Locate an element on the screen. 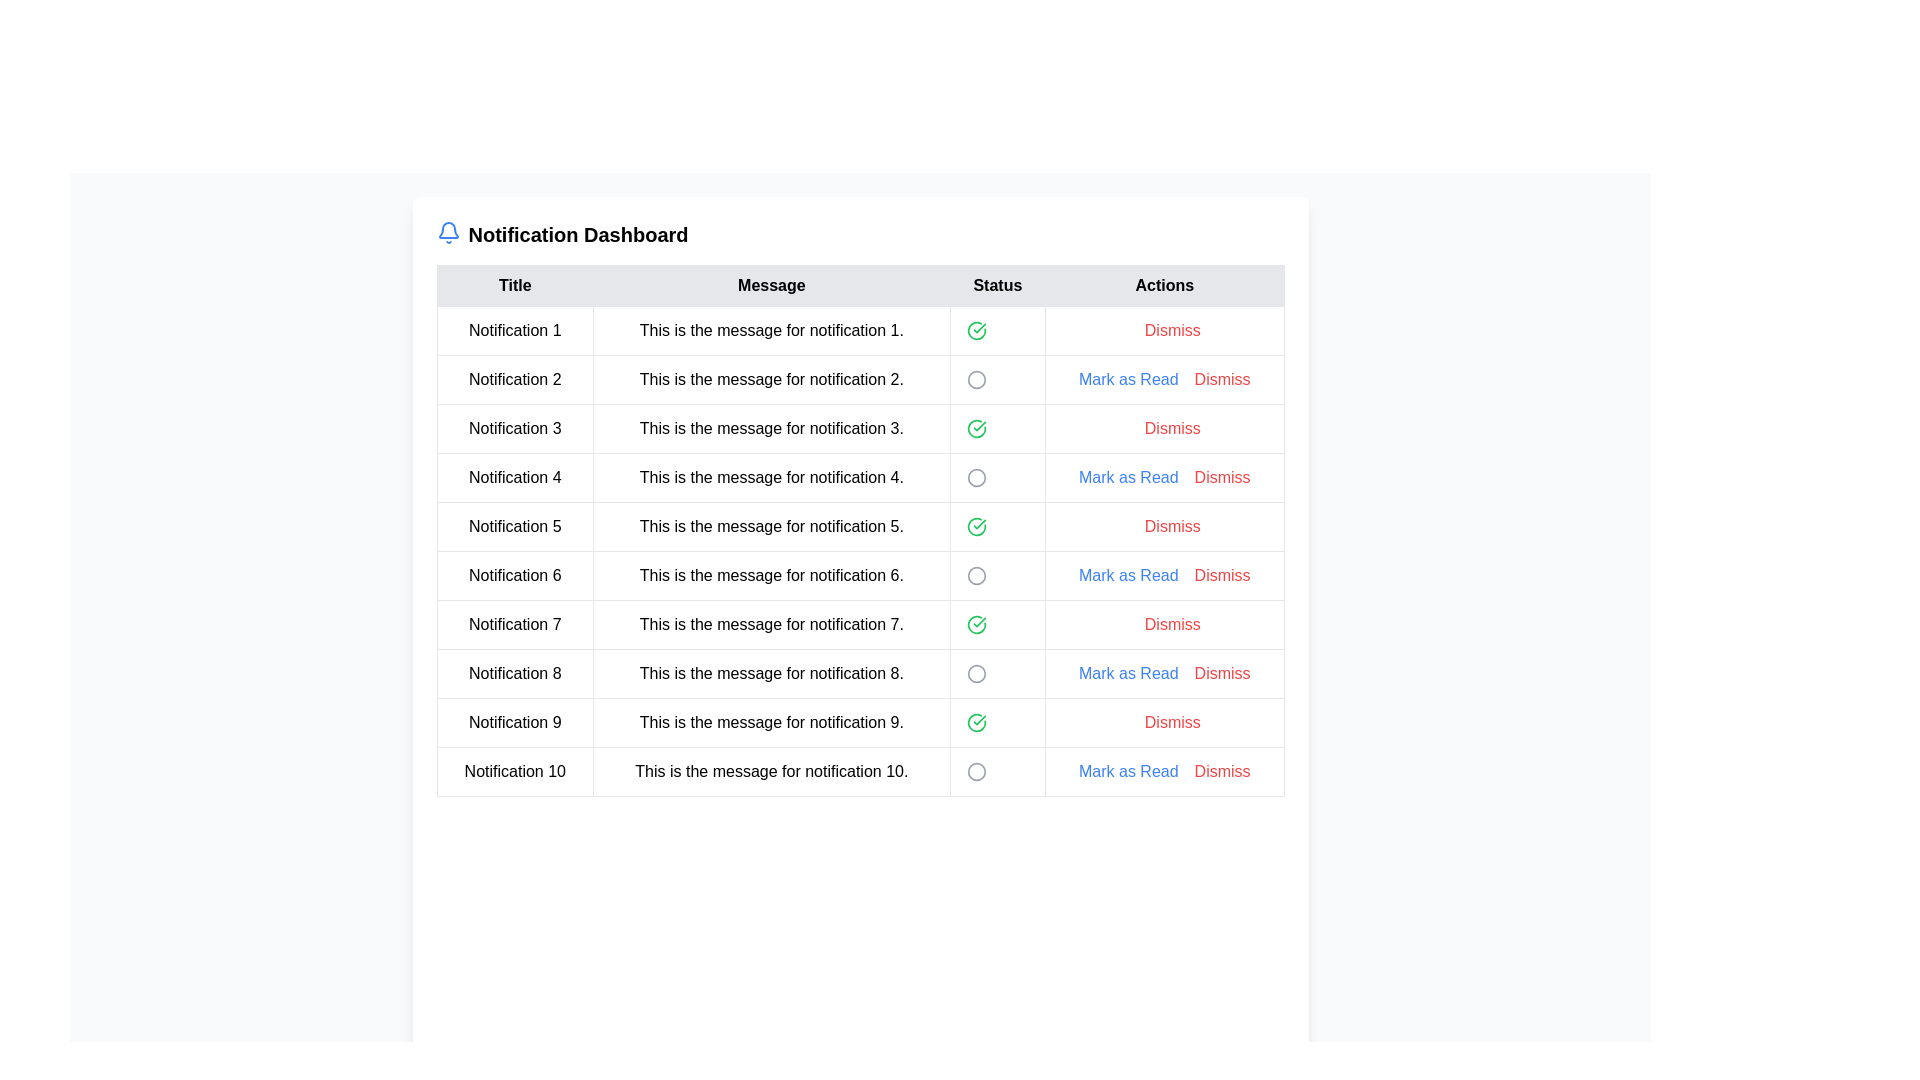  the table cell containing the text 'Notification 2' in the second row under the 'Title' column is located at coordinates (515, 380).